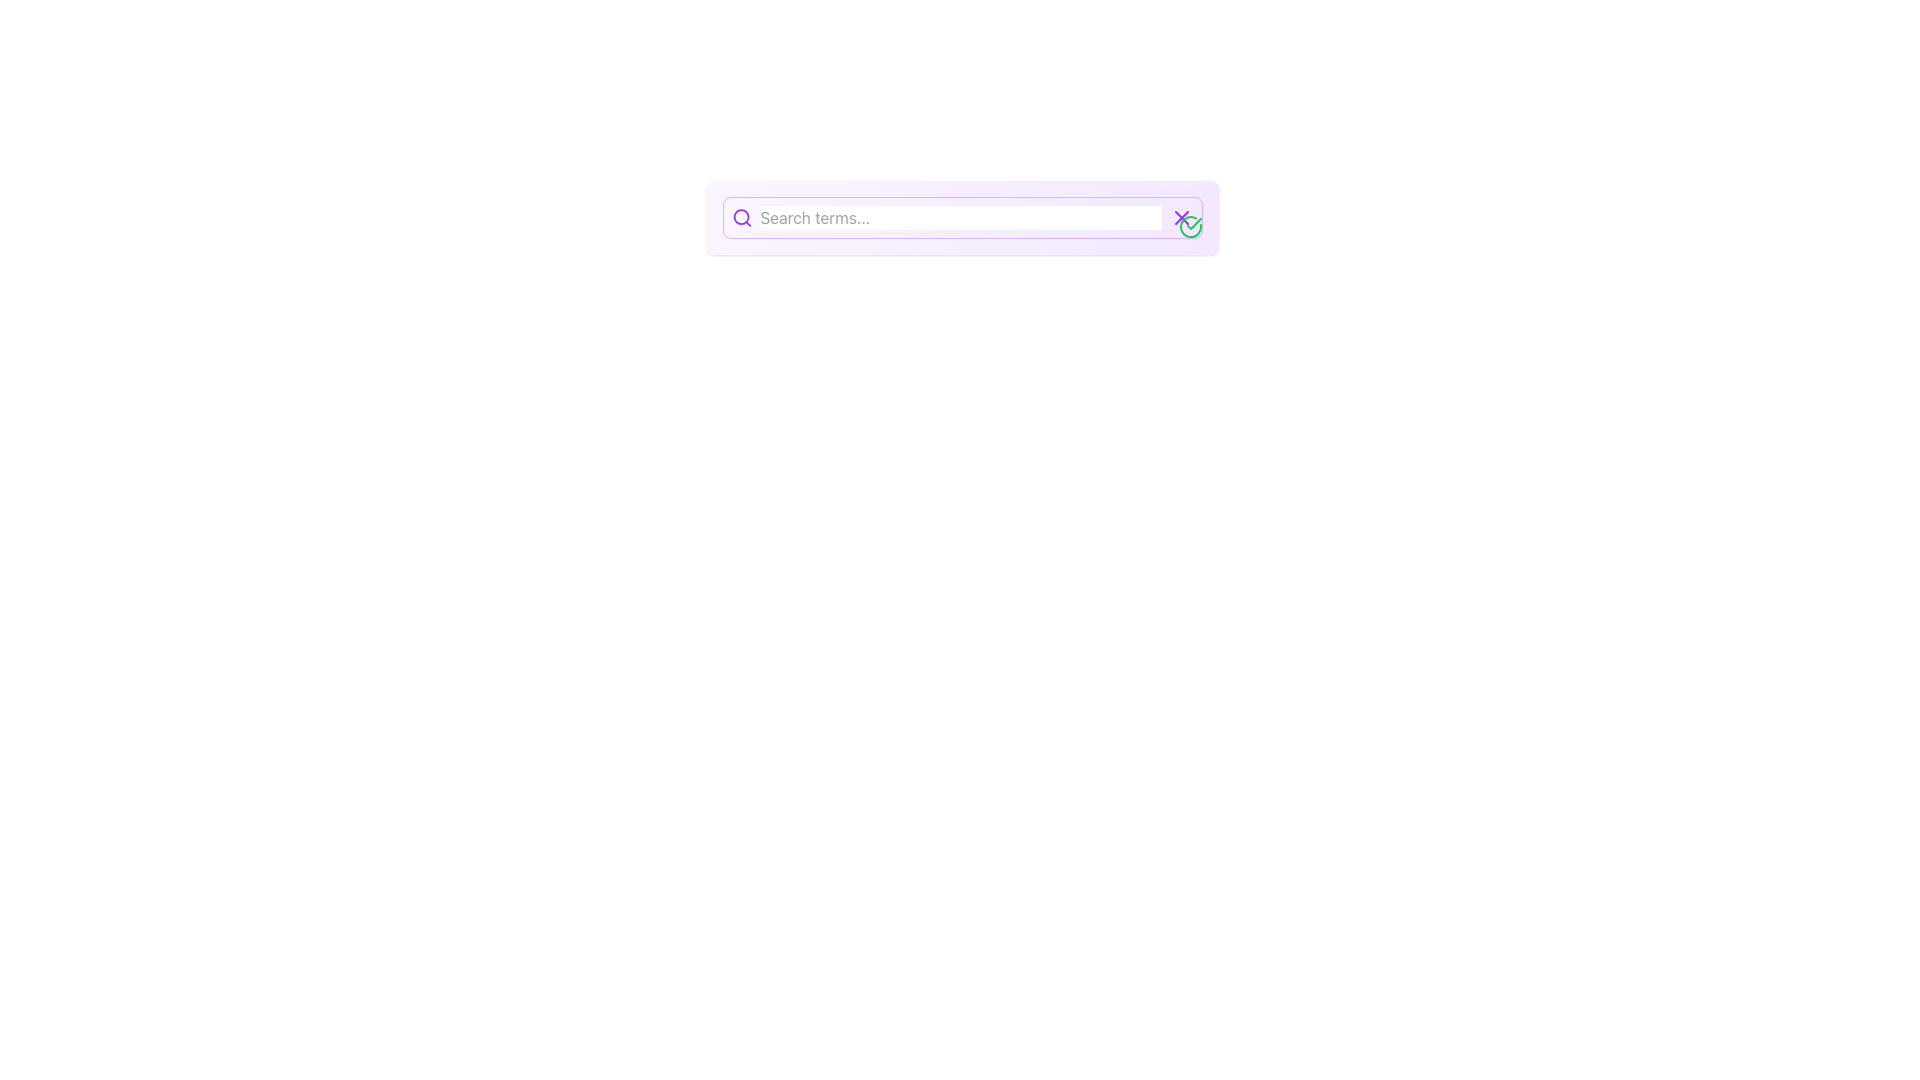  I want to click on the circular shape located inside the left side of the search icon in the user interface, so click(740, 217).